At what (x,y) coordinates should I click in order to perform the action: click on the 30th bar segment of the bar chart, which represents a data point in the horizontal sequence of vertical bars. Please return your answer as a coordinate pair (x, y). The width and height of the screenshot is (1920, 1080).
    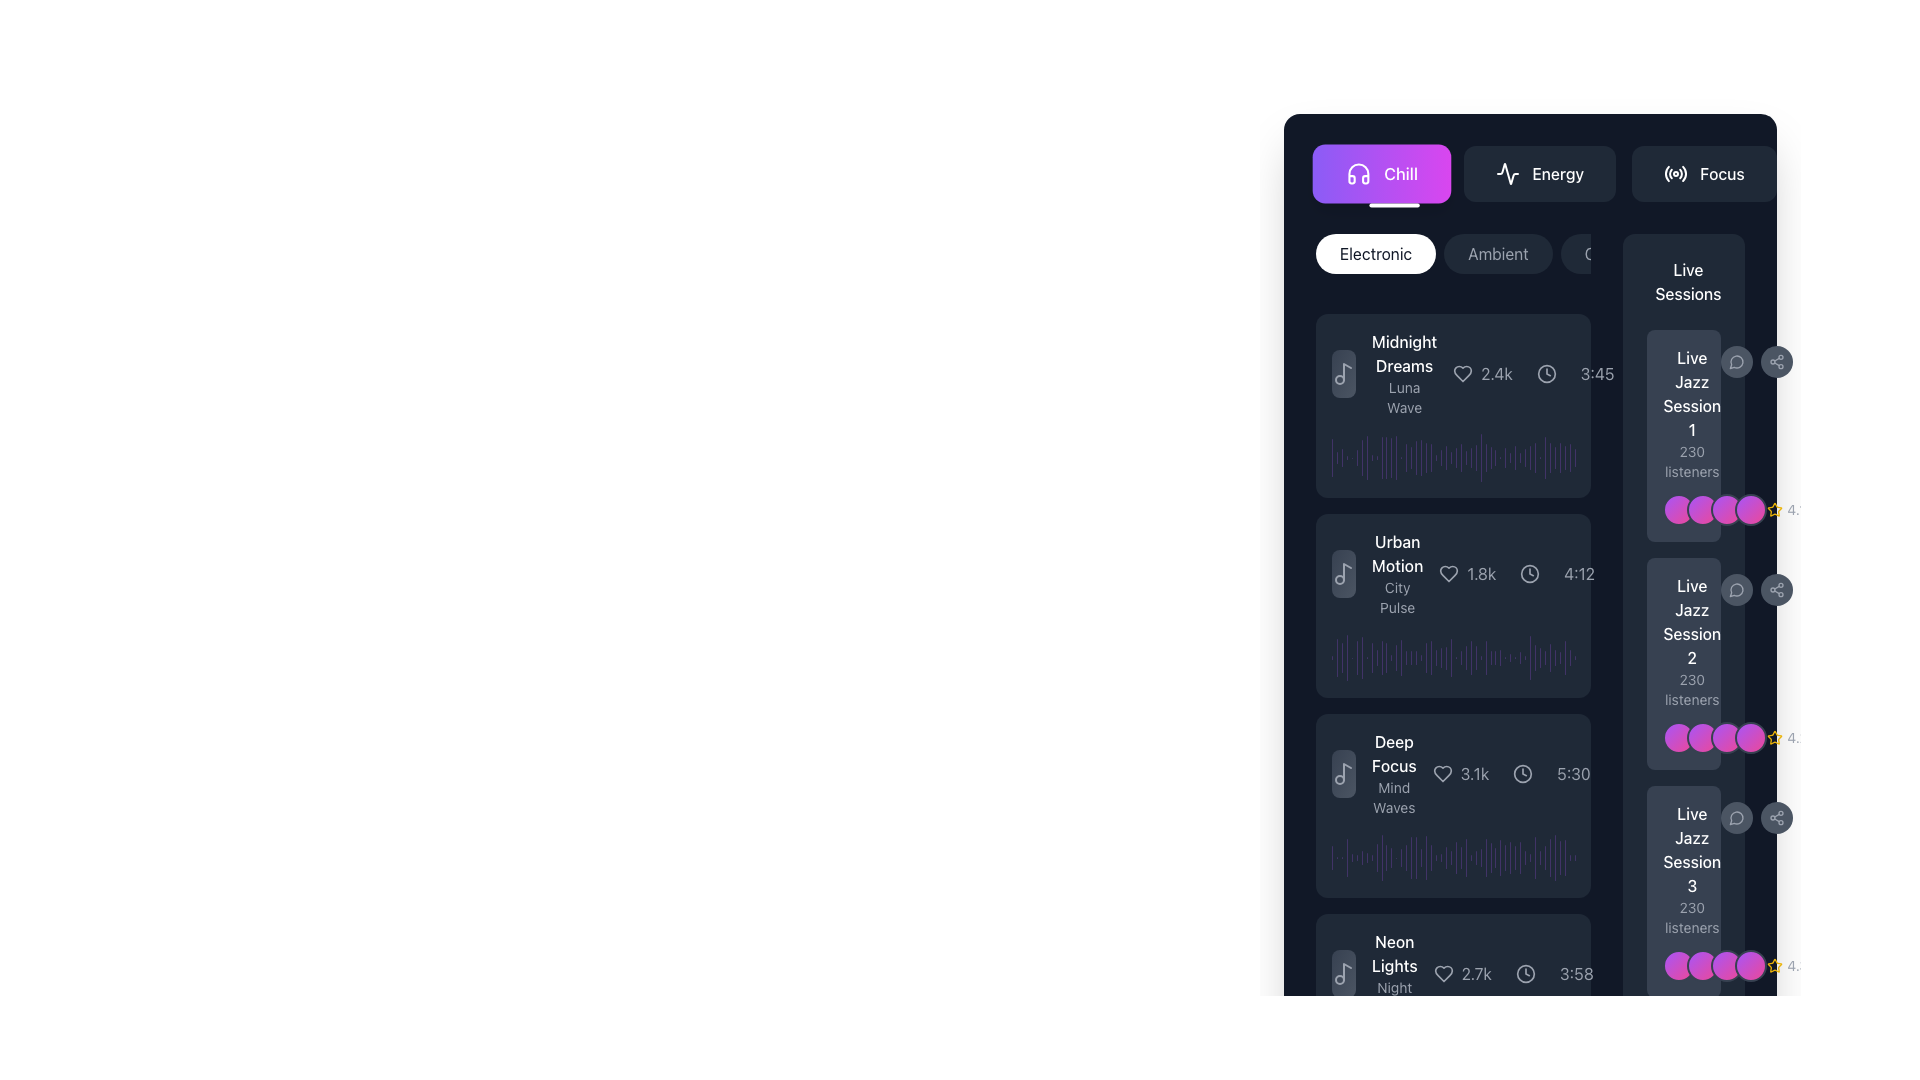
    Looking at the image, I should click on (1495, 458).